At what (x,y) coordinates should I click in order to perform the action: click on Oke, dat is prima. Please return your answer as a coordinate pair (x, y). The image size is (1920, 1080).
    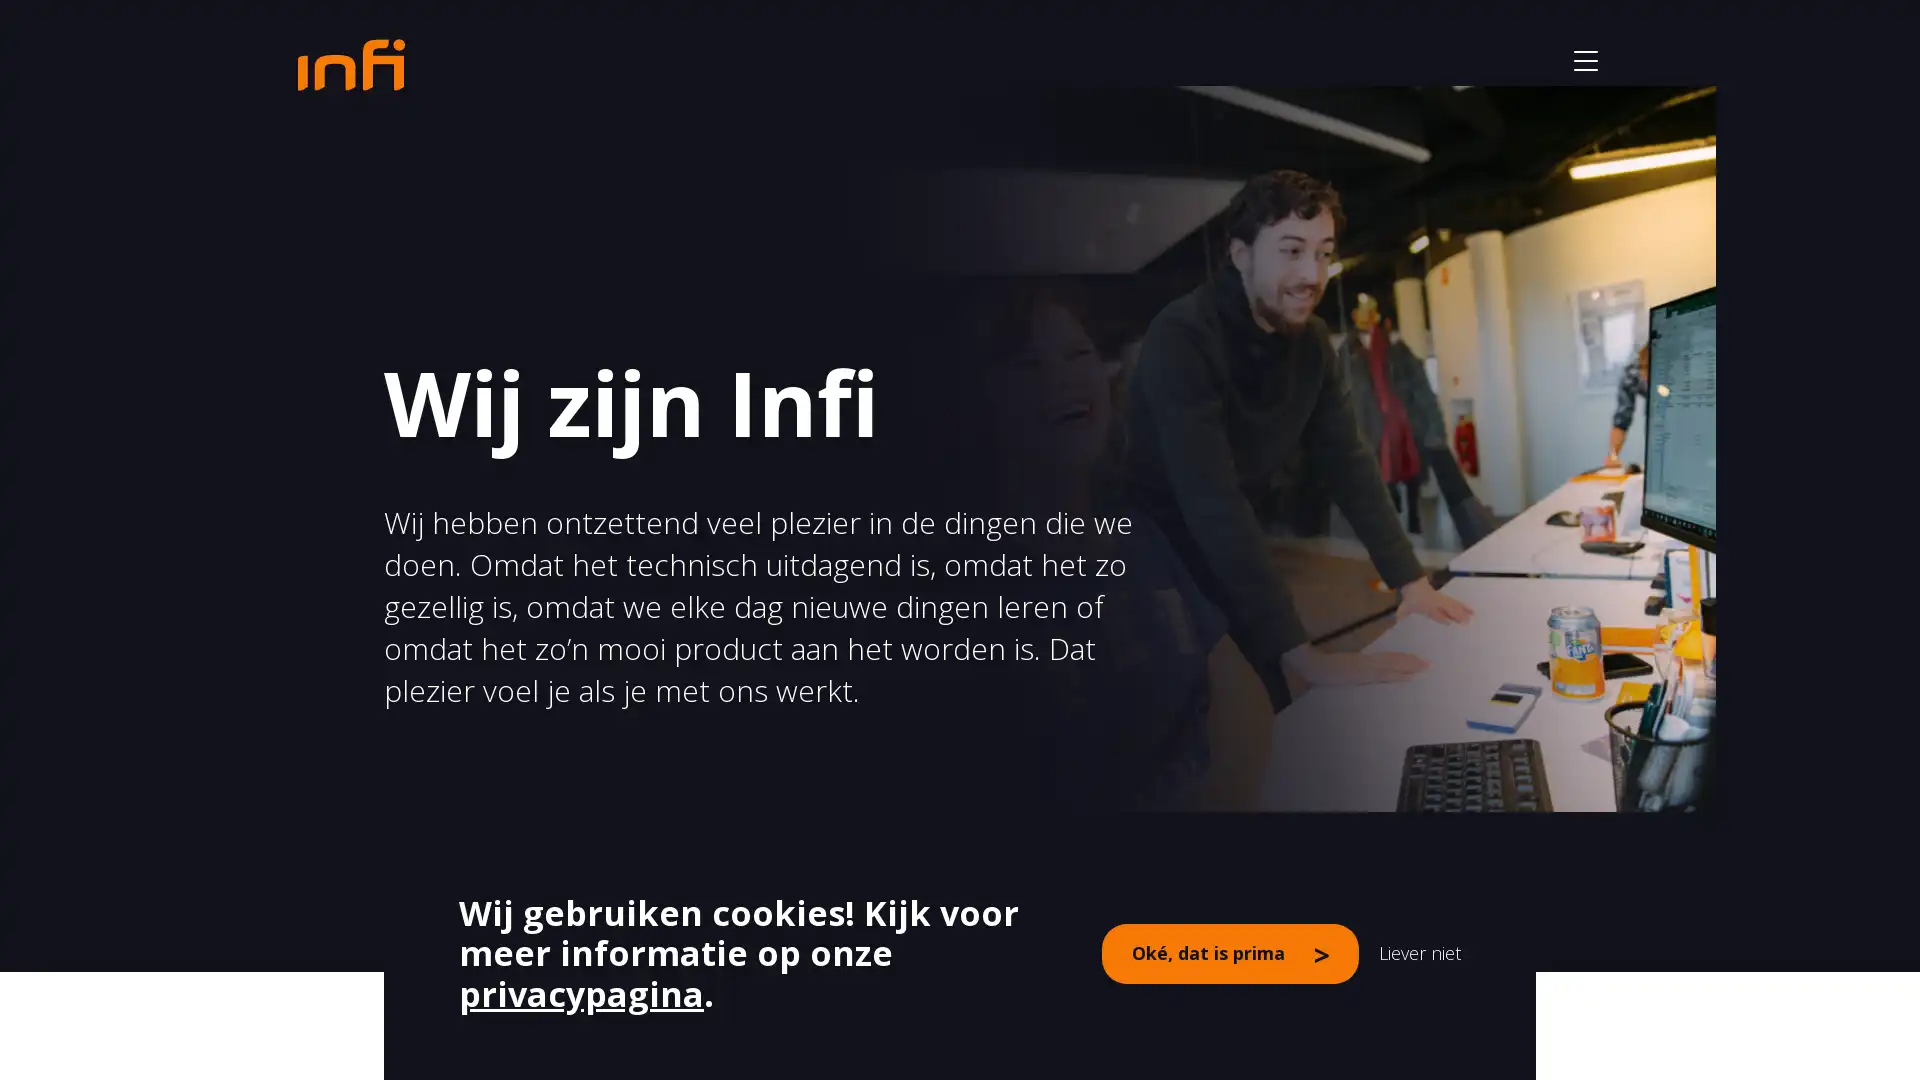
    Looking at the image, I should click on (1229, 951).